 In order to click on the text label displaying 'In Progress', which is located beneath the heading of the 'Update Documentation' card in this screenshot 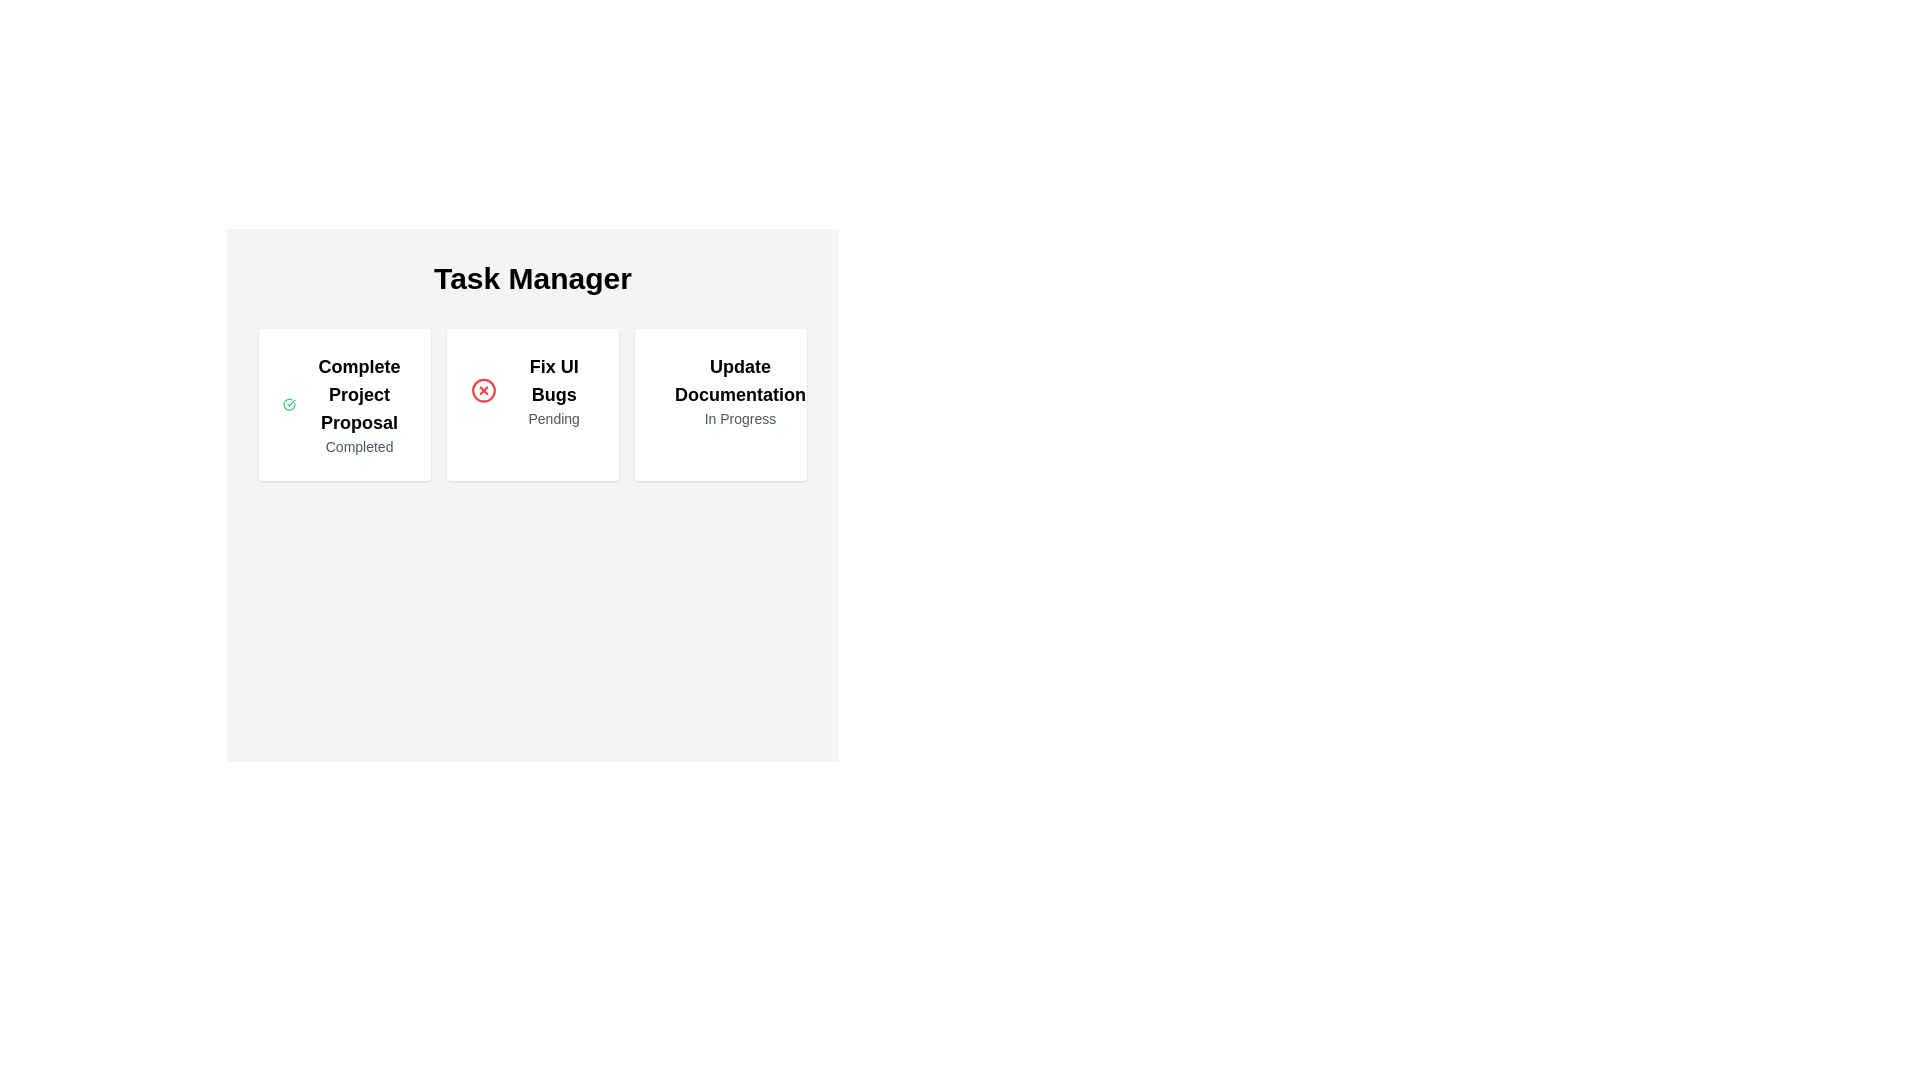, I will do `click(739, 418)`.